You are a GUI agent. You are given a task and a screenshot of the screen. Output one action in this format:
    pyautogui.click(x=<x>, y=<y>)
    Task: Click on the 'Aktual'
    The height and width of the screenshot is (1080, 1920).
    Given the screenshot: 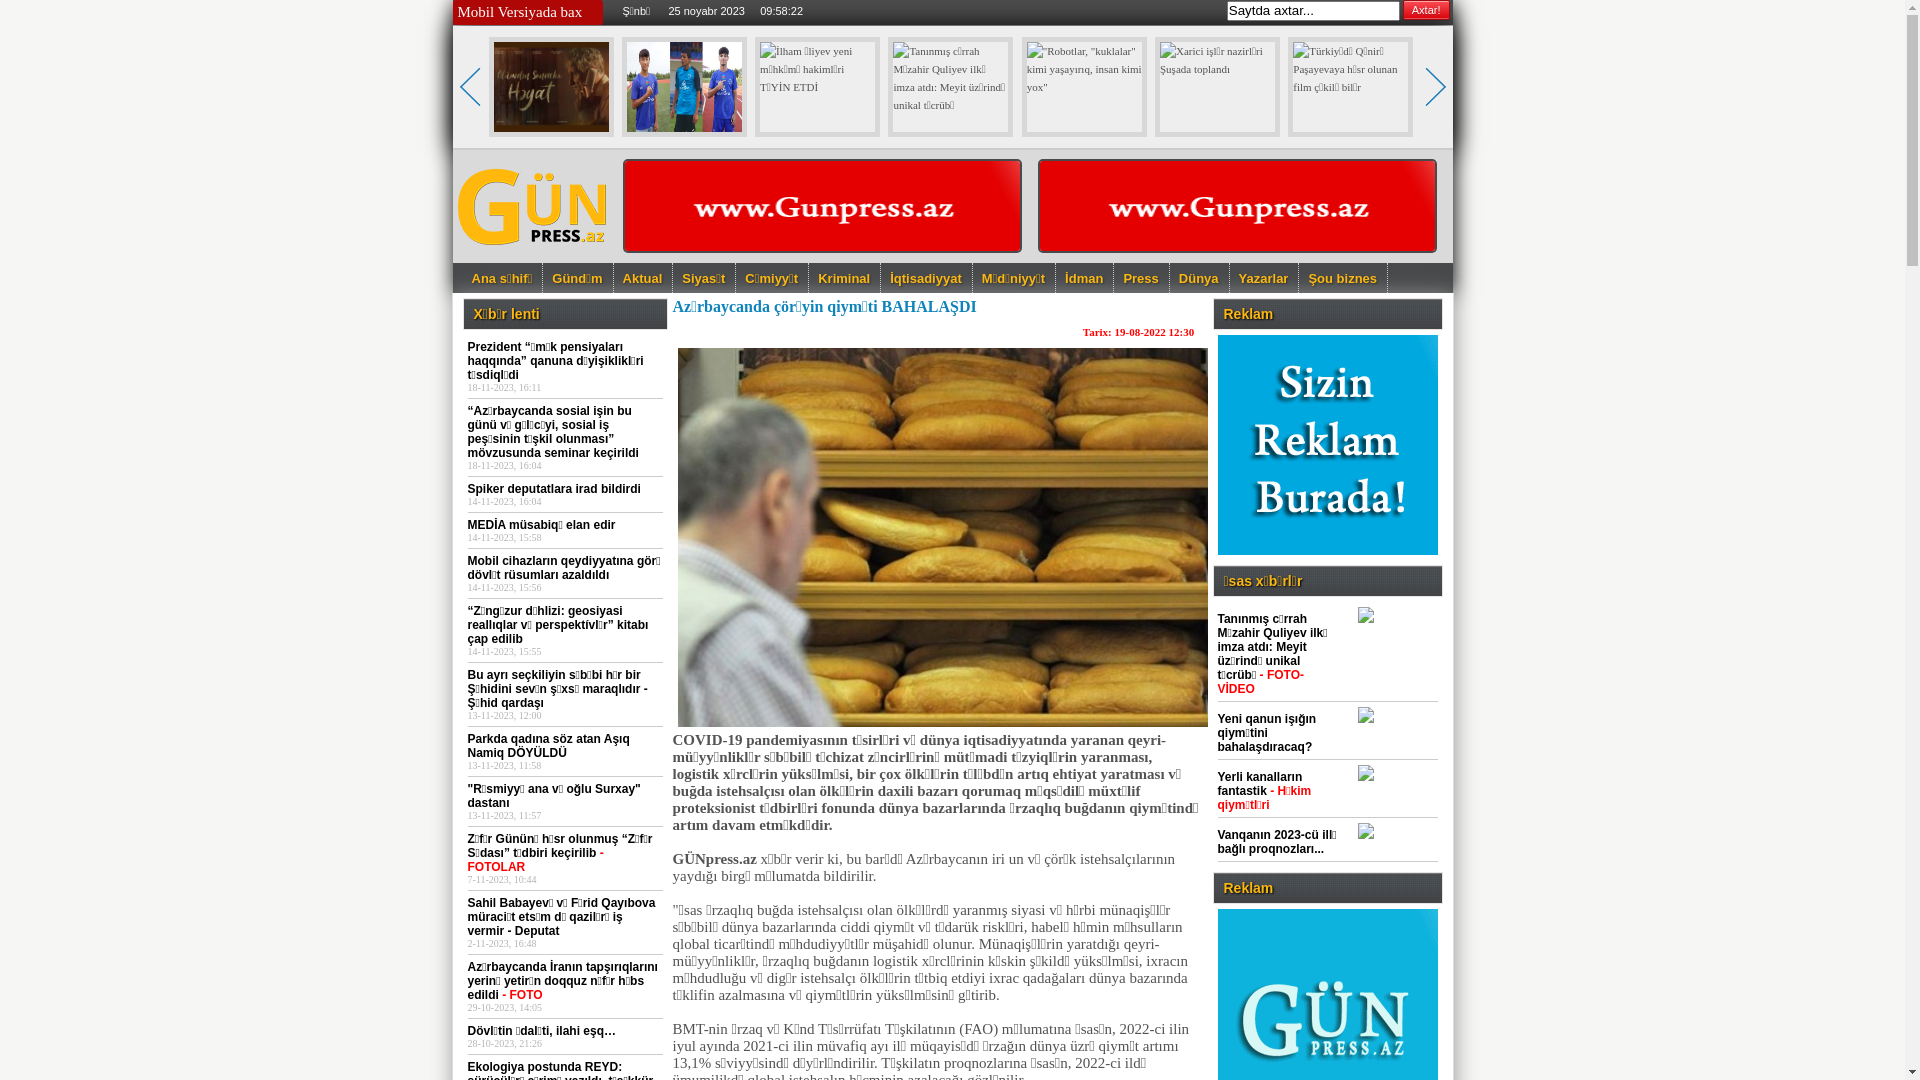 What is the action you would take?
    pyautogui.click(x=643, y=277)
    